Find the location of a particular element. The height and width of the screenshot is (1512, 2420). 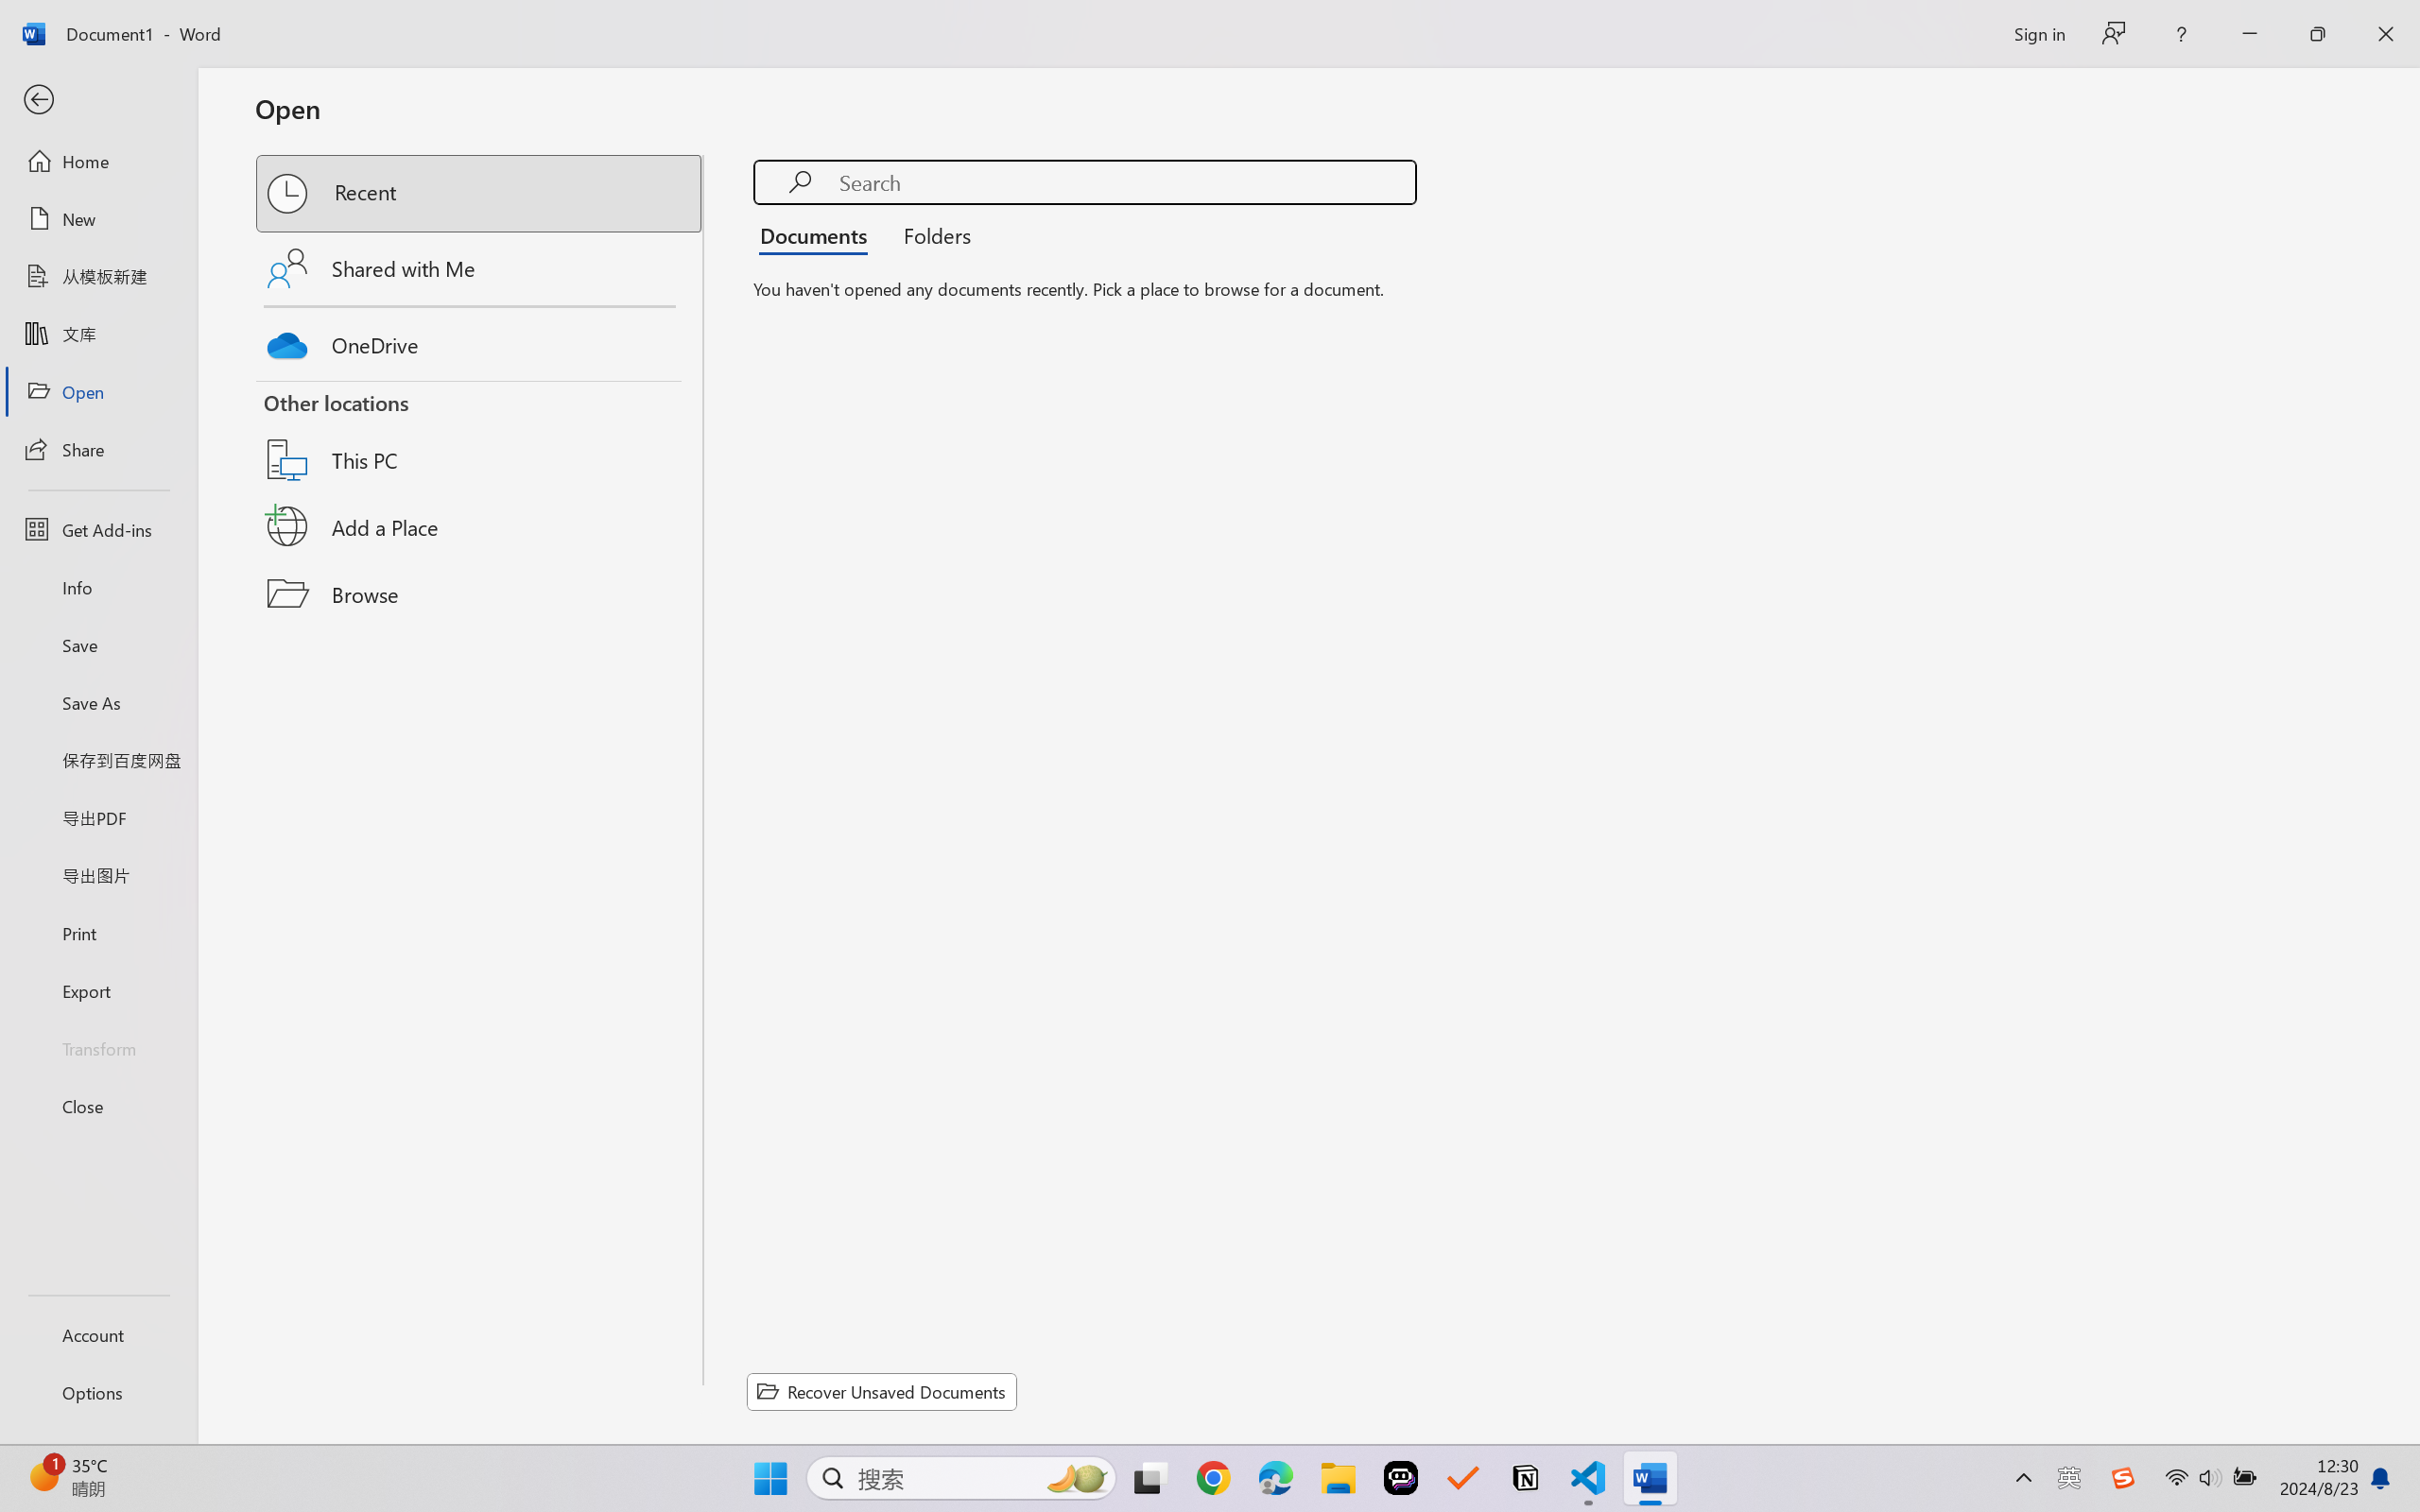

'Documents' is located at coordinates (818, 233).